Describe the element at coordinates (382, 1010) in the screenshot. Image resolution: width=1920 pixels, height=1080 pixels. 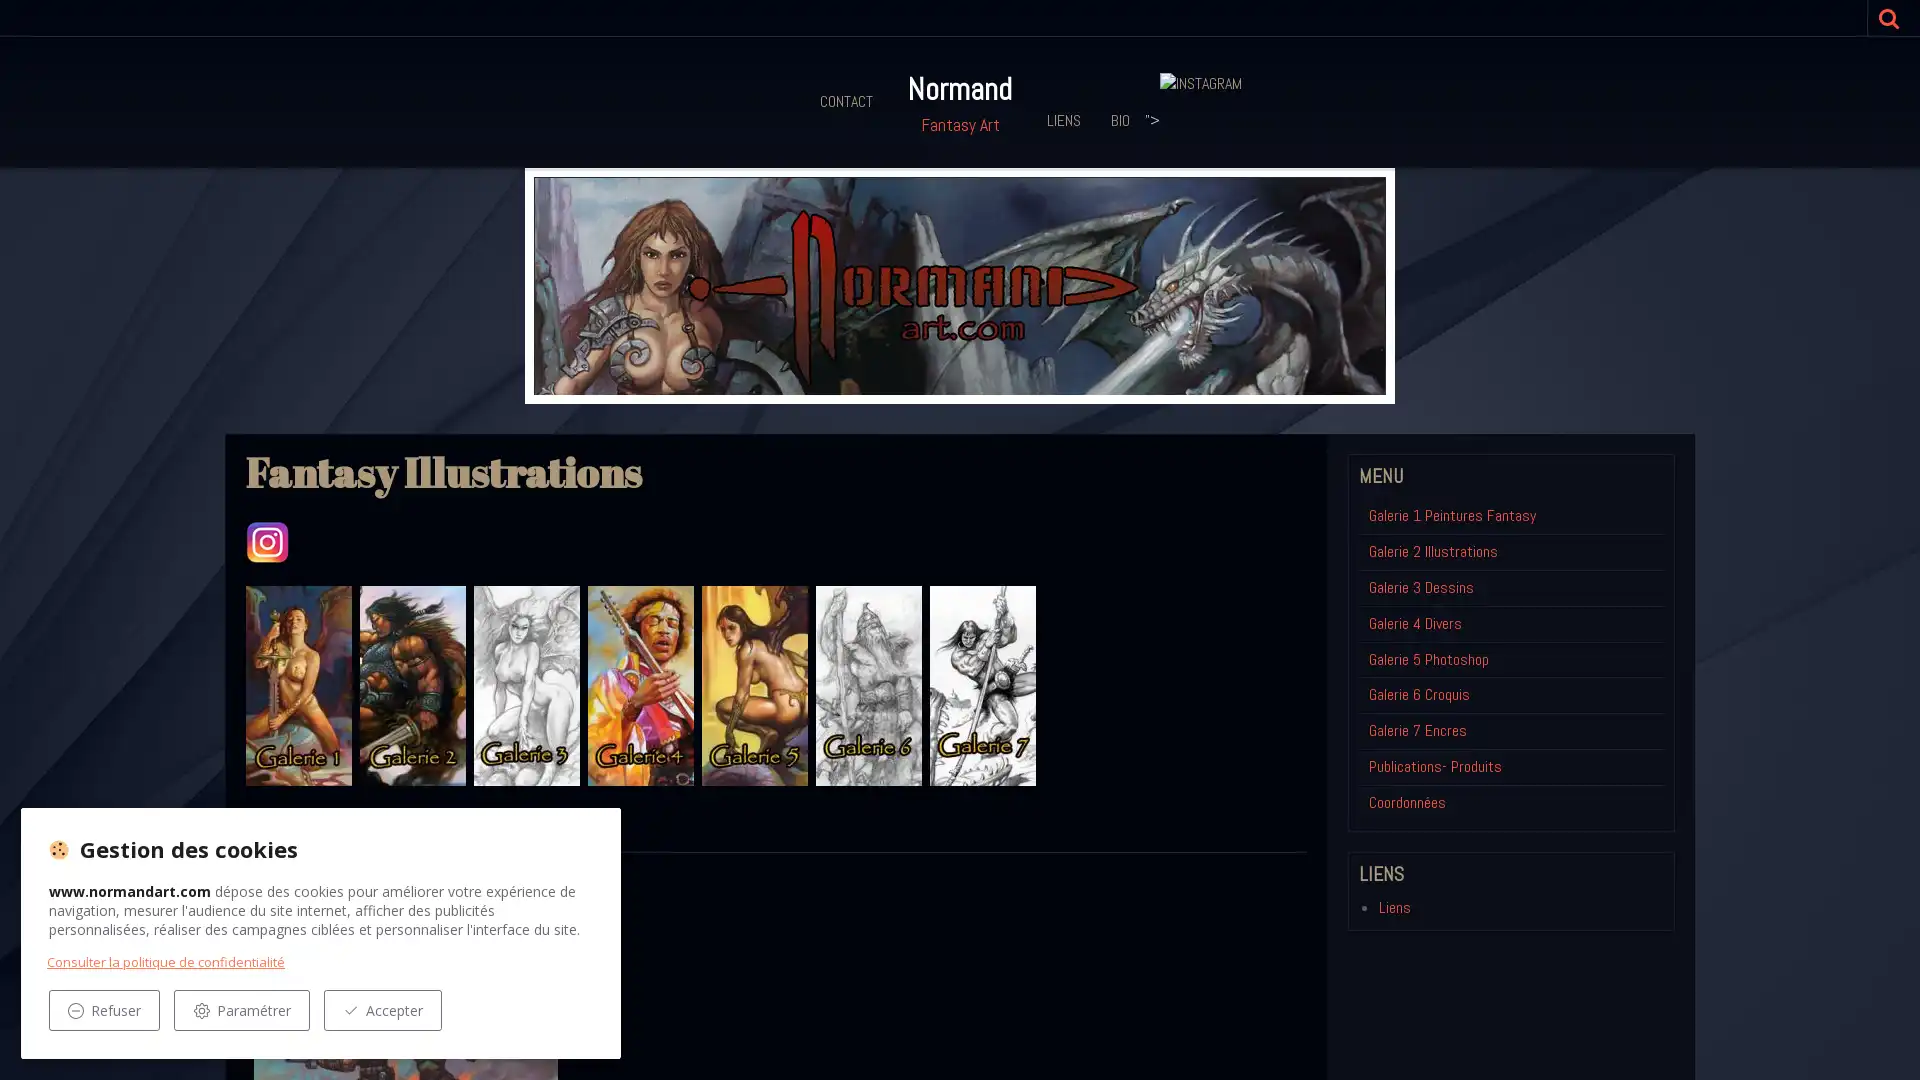
I see `Accepter` at that location.